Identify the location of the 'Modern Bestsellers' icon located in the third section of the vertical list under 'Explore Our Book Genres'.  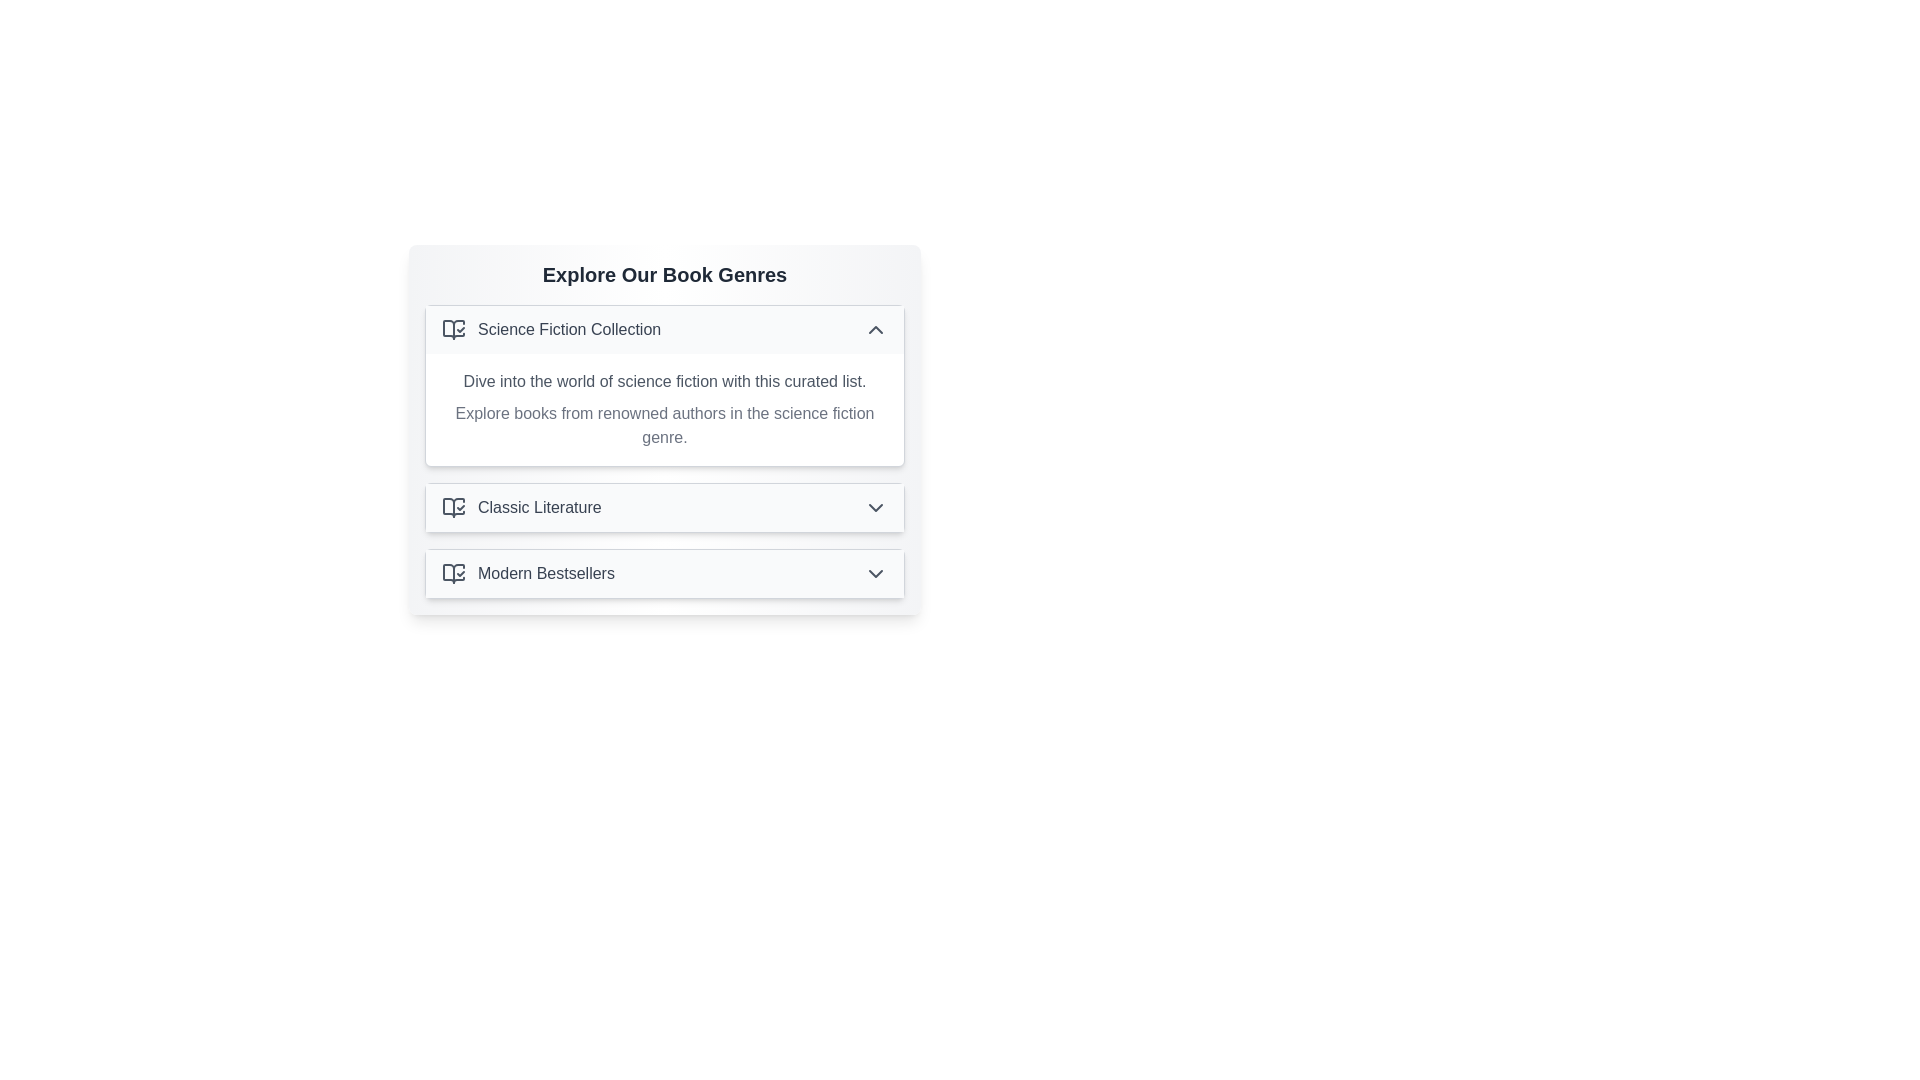
(453, 574).